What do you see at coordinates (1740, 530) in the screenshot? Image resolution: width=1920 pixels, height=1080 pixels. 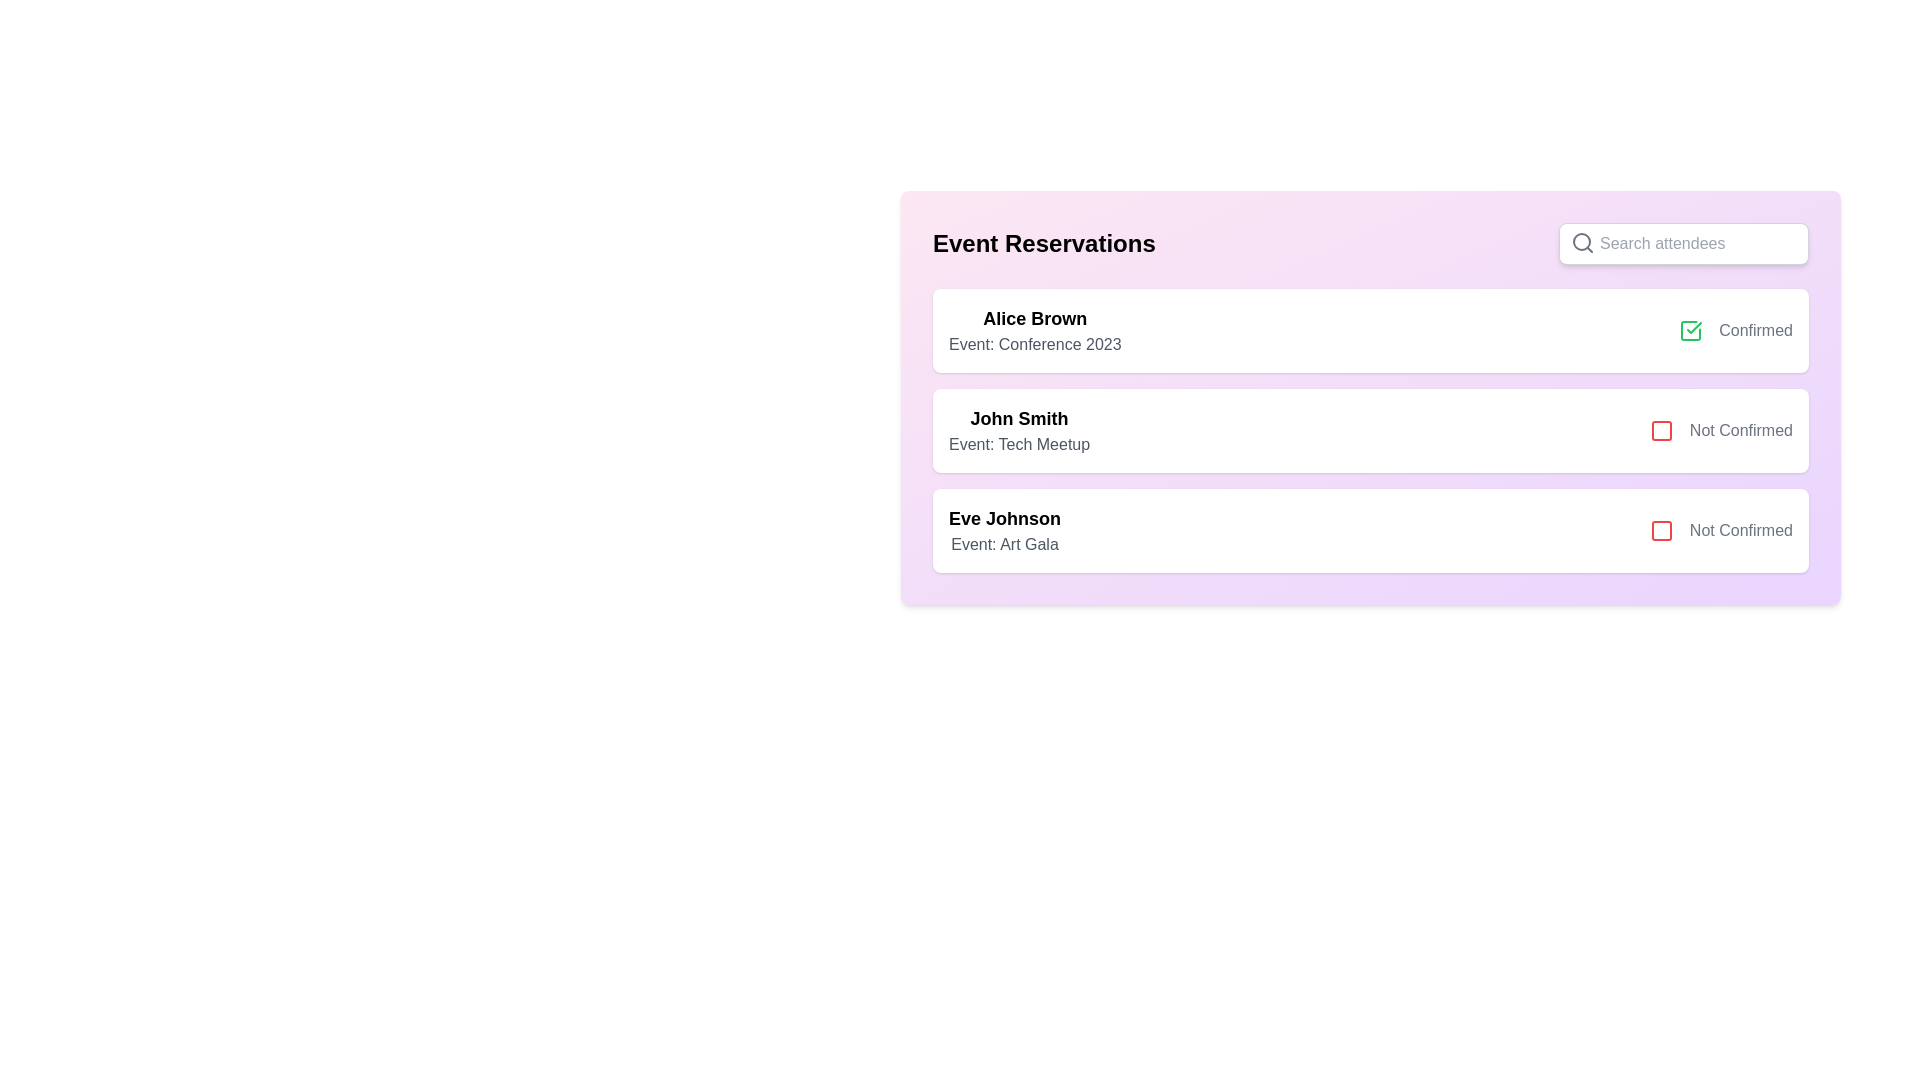 I see `the static text 'Not Confirmed'` at bounding box center [1740, 530].